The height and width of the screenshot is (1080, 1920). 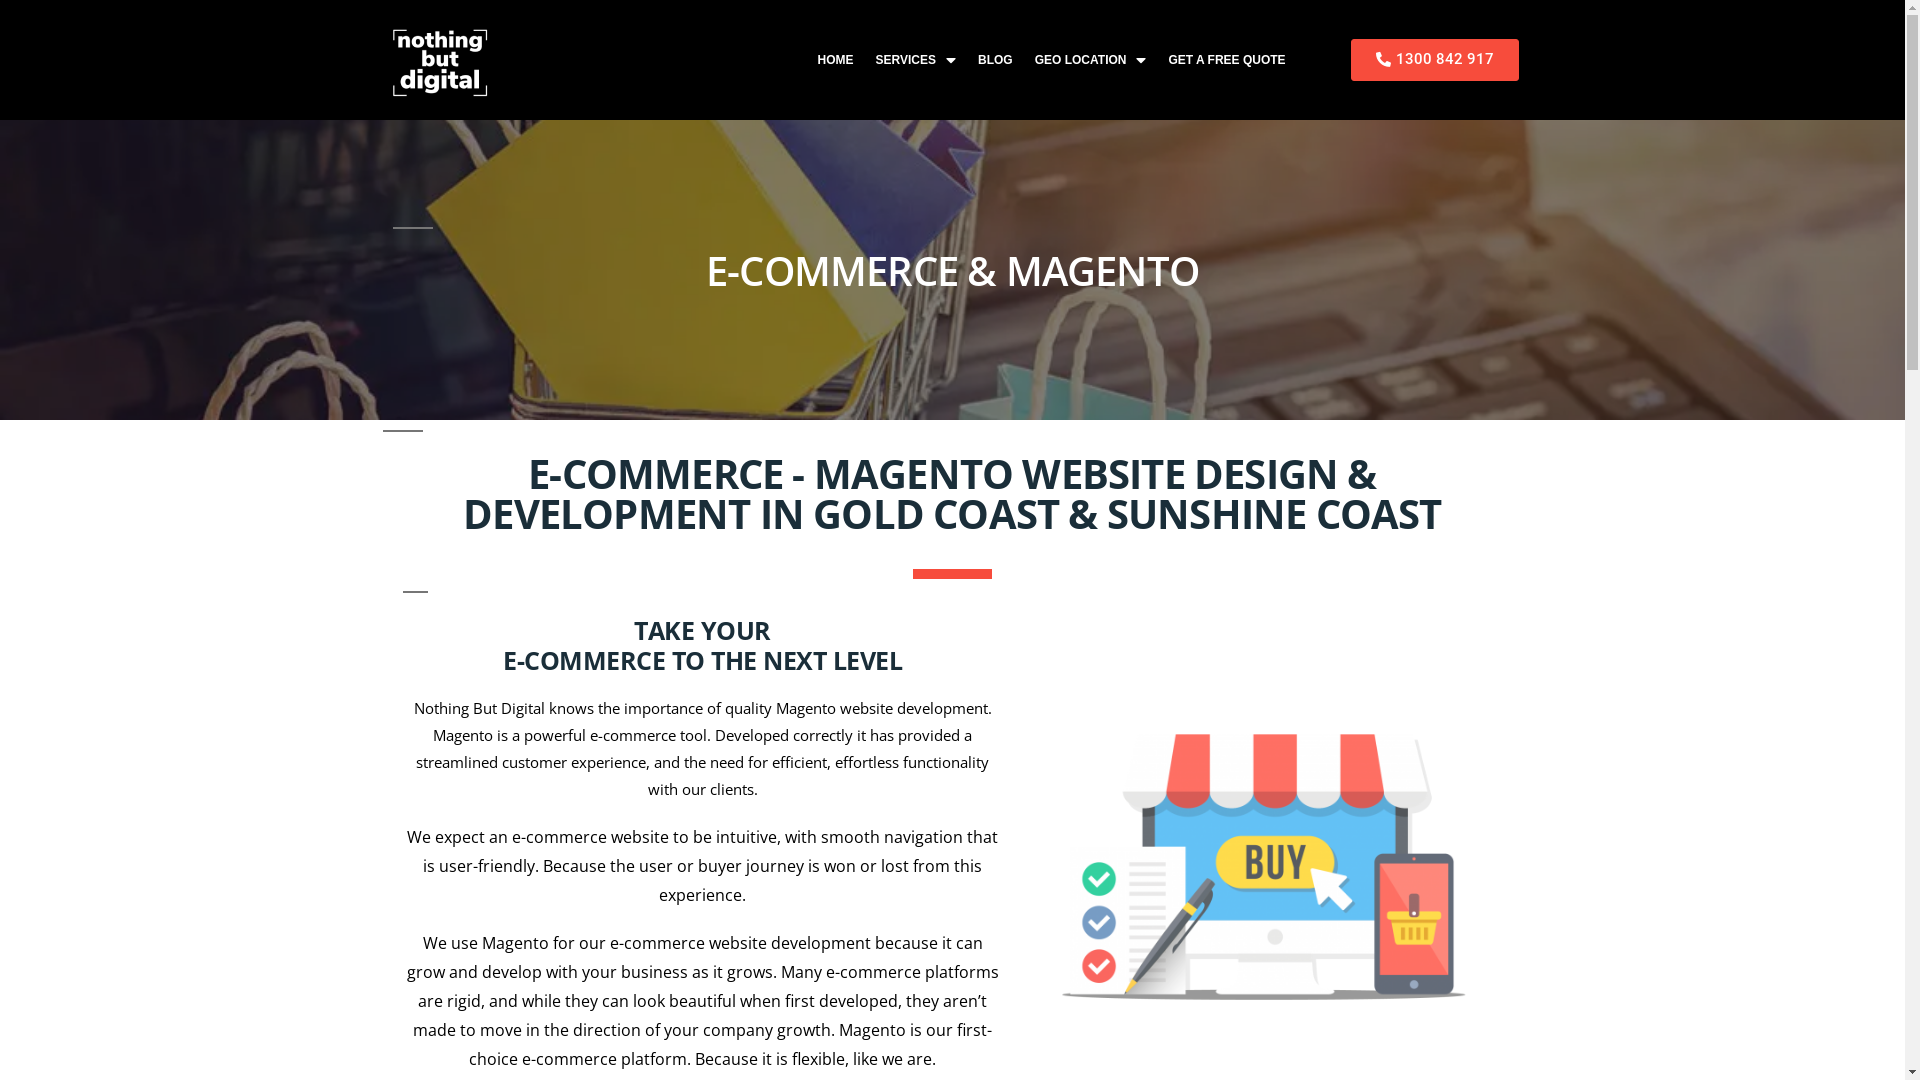 What do you see at coordinates (1350, 59) in the screenshot?
I see `'1300 842 917'` at bounding box center [1350, 59].